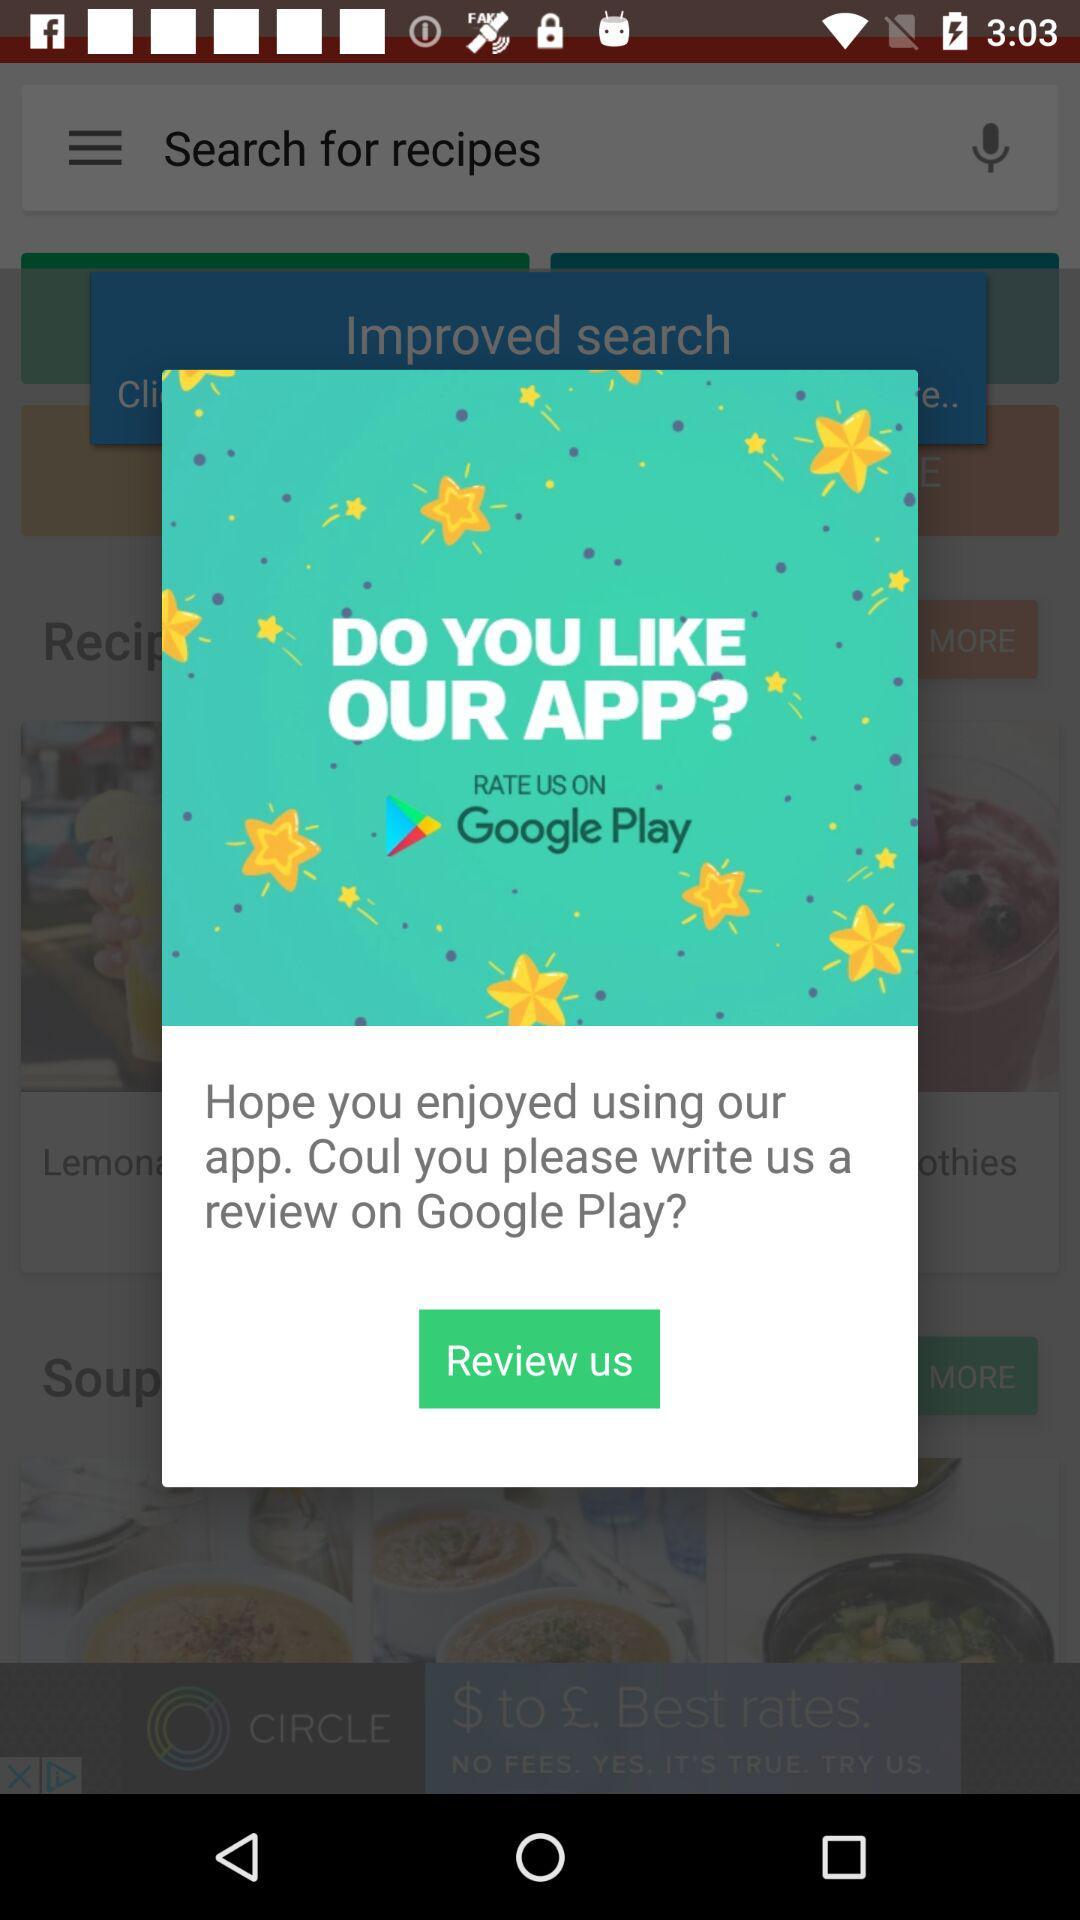  What do you see at coordinates (540, 697) in the screenshot?
I see `the icon above the hope you enjoyed icon` at bounding box center [540, 697].